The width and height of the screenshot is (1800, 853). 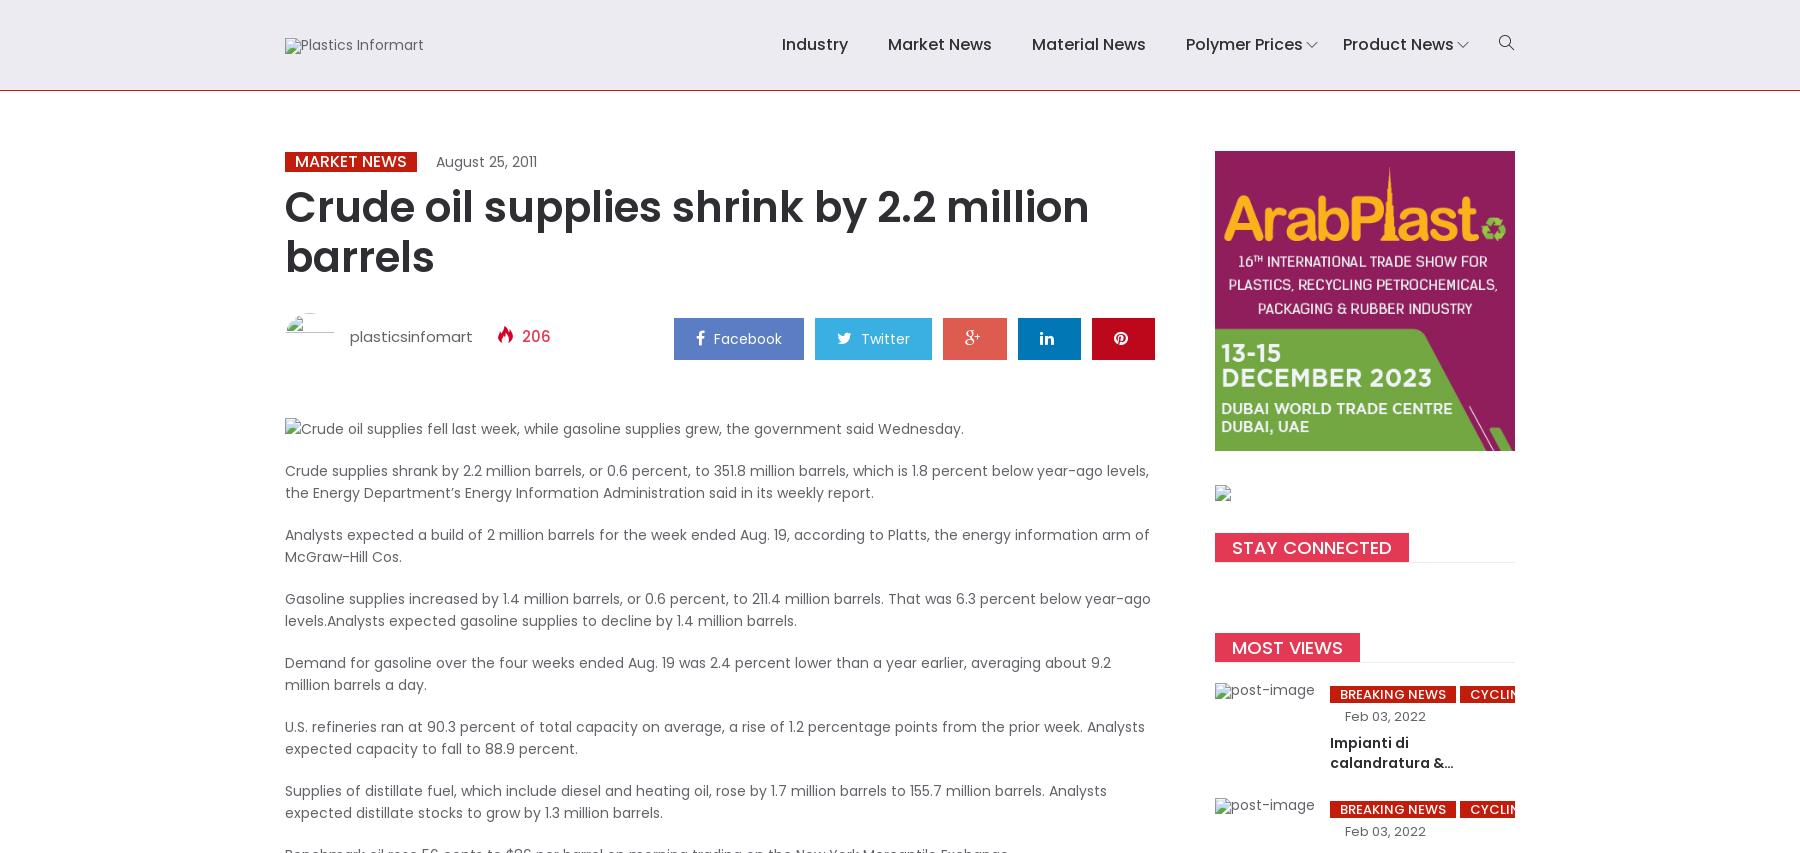 What do you see at coordinates (695, 800) in the screenshot?
I see `'Supplies of distillate fuel, which include diesel and heating oil, rose by 1.7 million barrels to 155.7 million barrels. Analysts expected distillate stocks to grow by 1.3 million barrels.'` at bounding box center [695, 800].